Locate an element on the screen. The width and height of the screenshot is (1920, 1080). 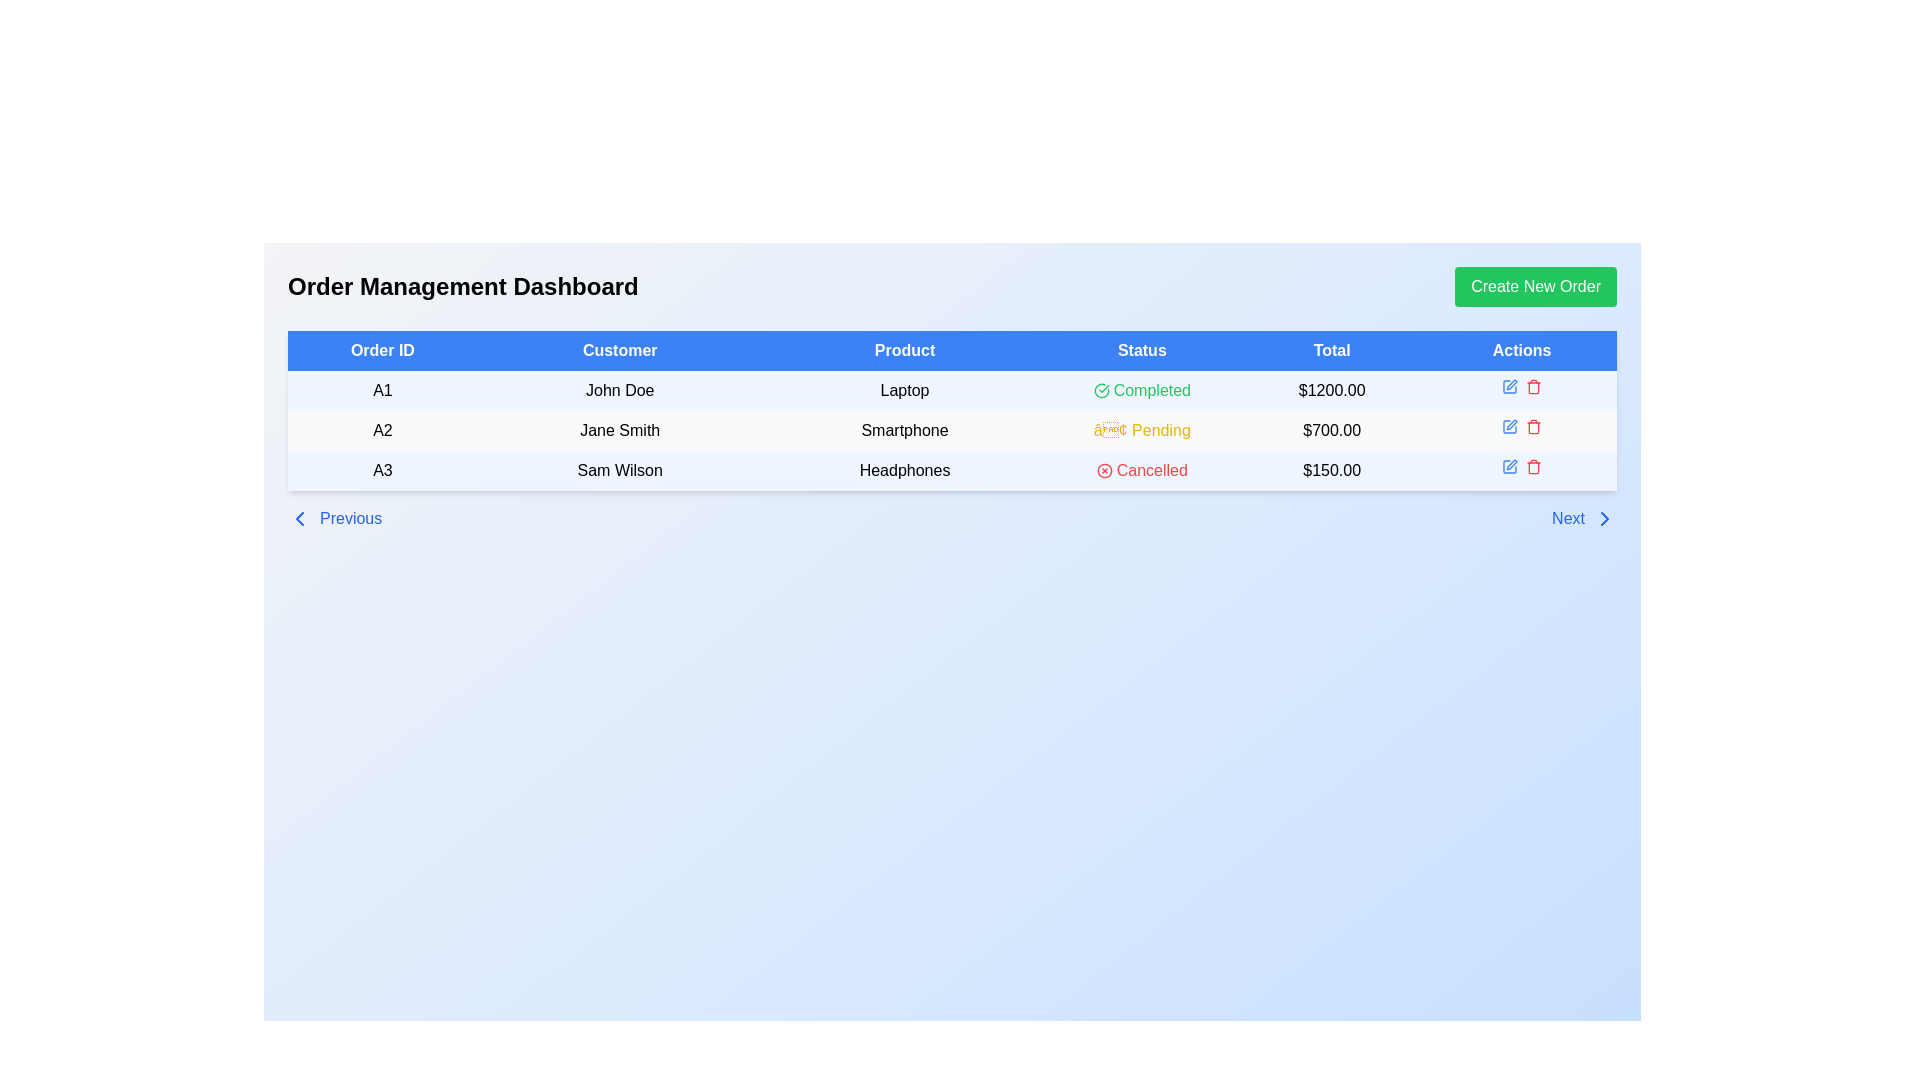
the text label that reads 'Smartphone', which is centered in the third column of the second row in a table under the 'Product' column is located at coordinates (904, 430).